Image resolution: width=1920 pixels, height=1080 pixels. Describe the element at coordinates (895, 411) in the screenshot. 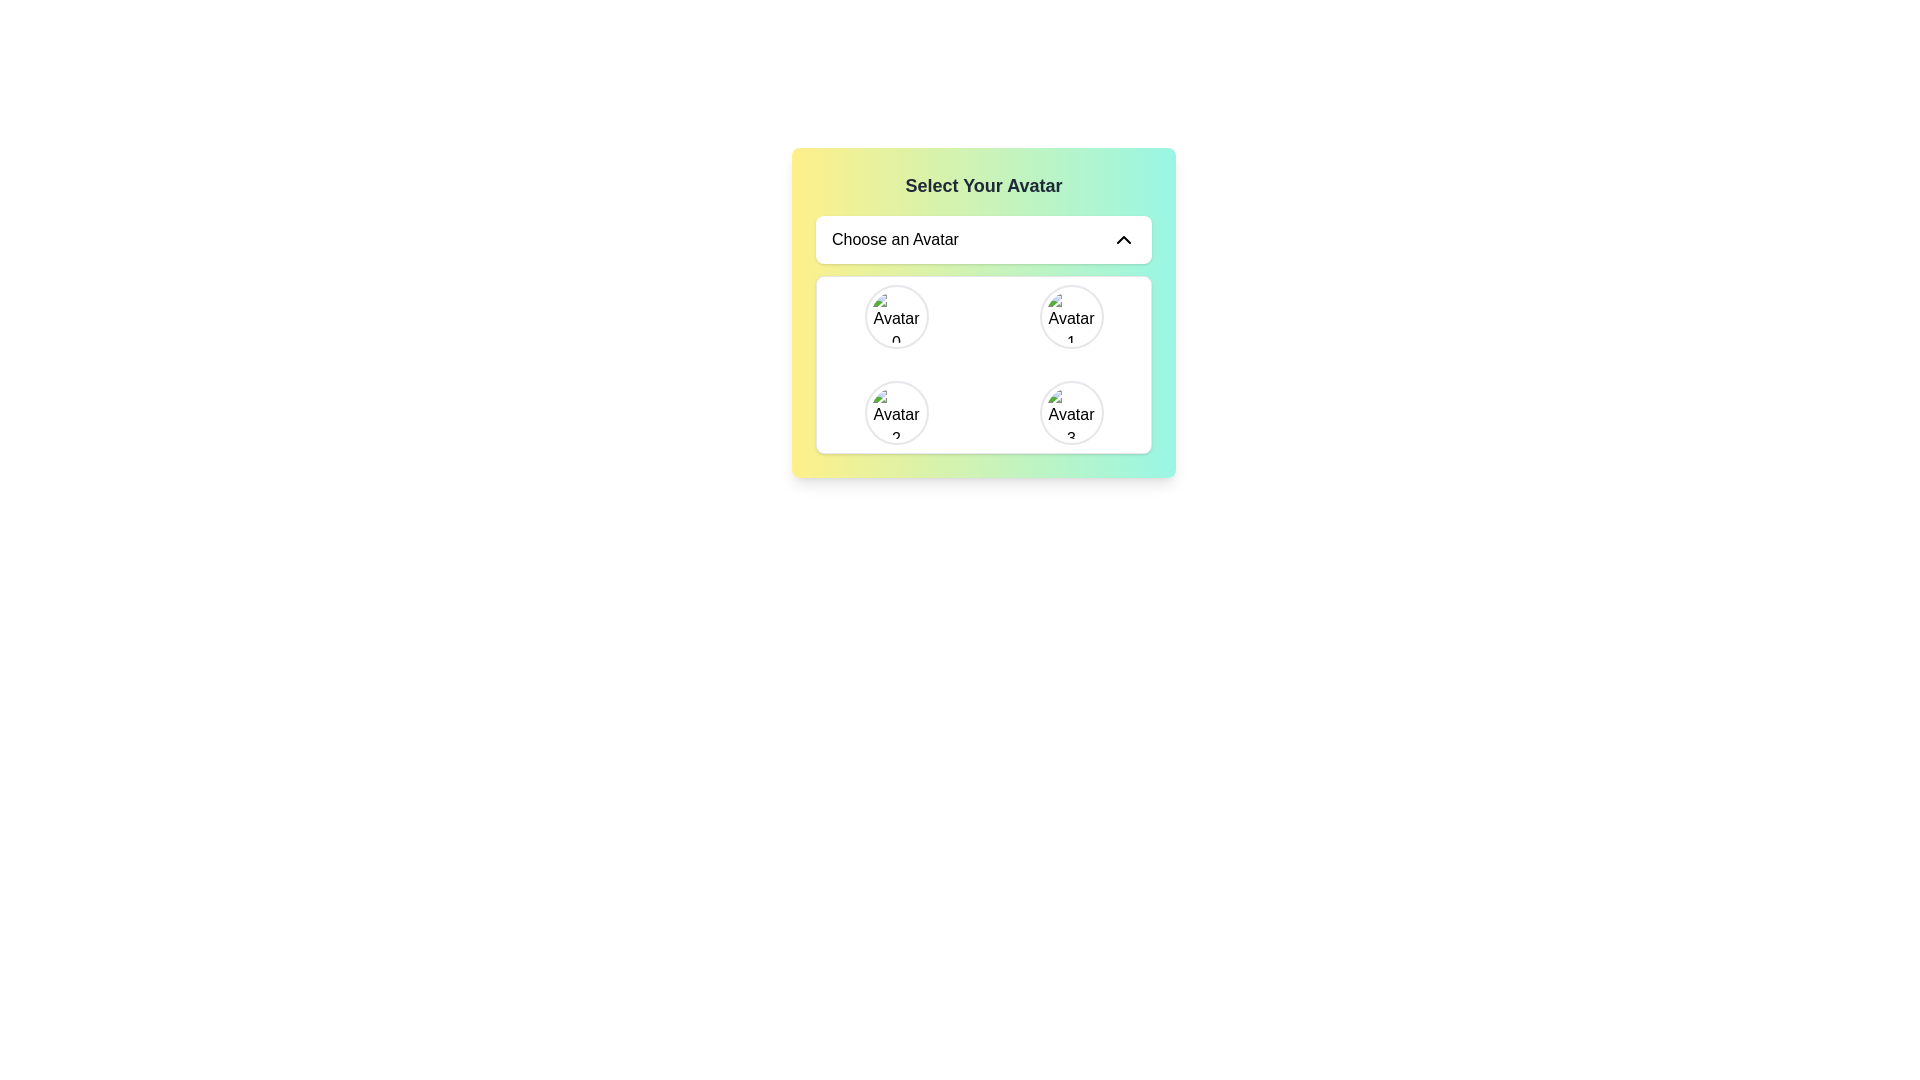

I see `the circular image displaying 'Avatar 2' located in the bottom-left position of the grid` at that location.